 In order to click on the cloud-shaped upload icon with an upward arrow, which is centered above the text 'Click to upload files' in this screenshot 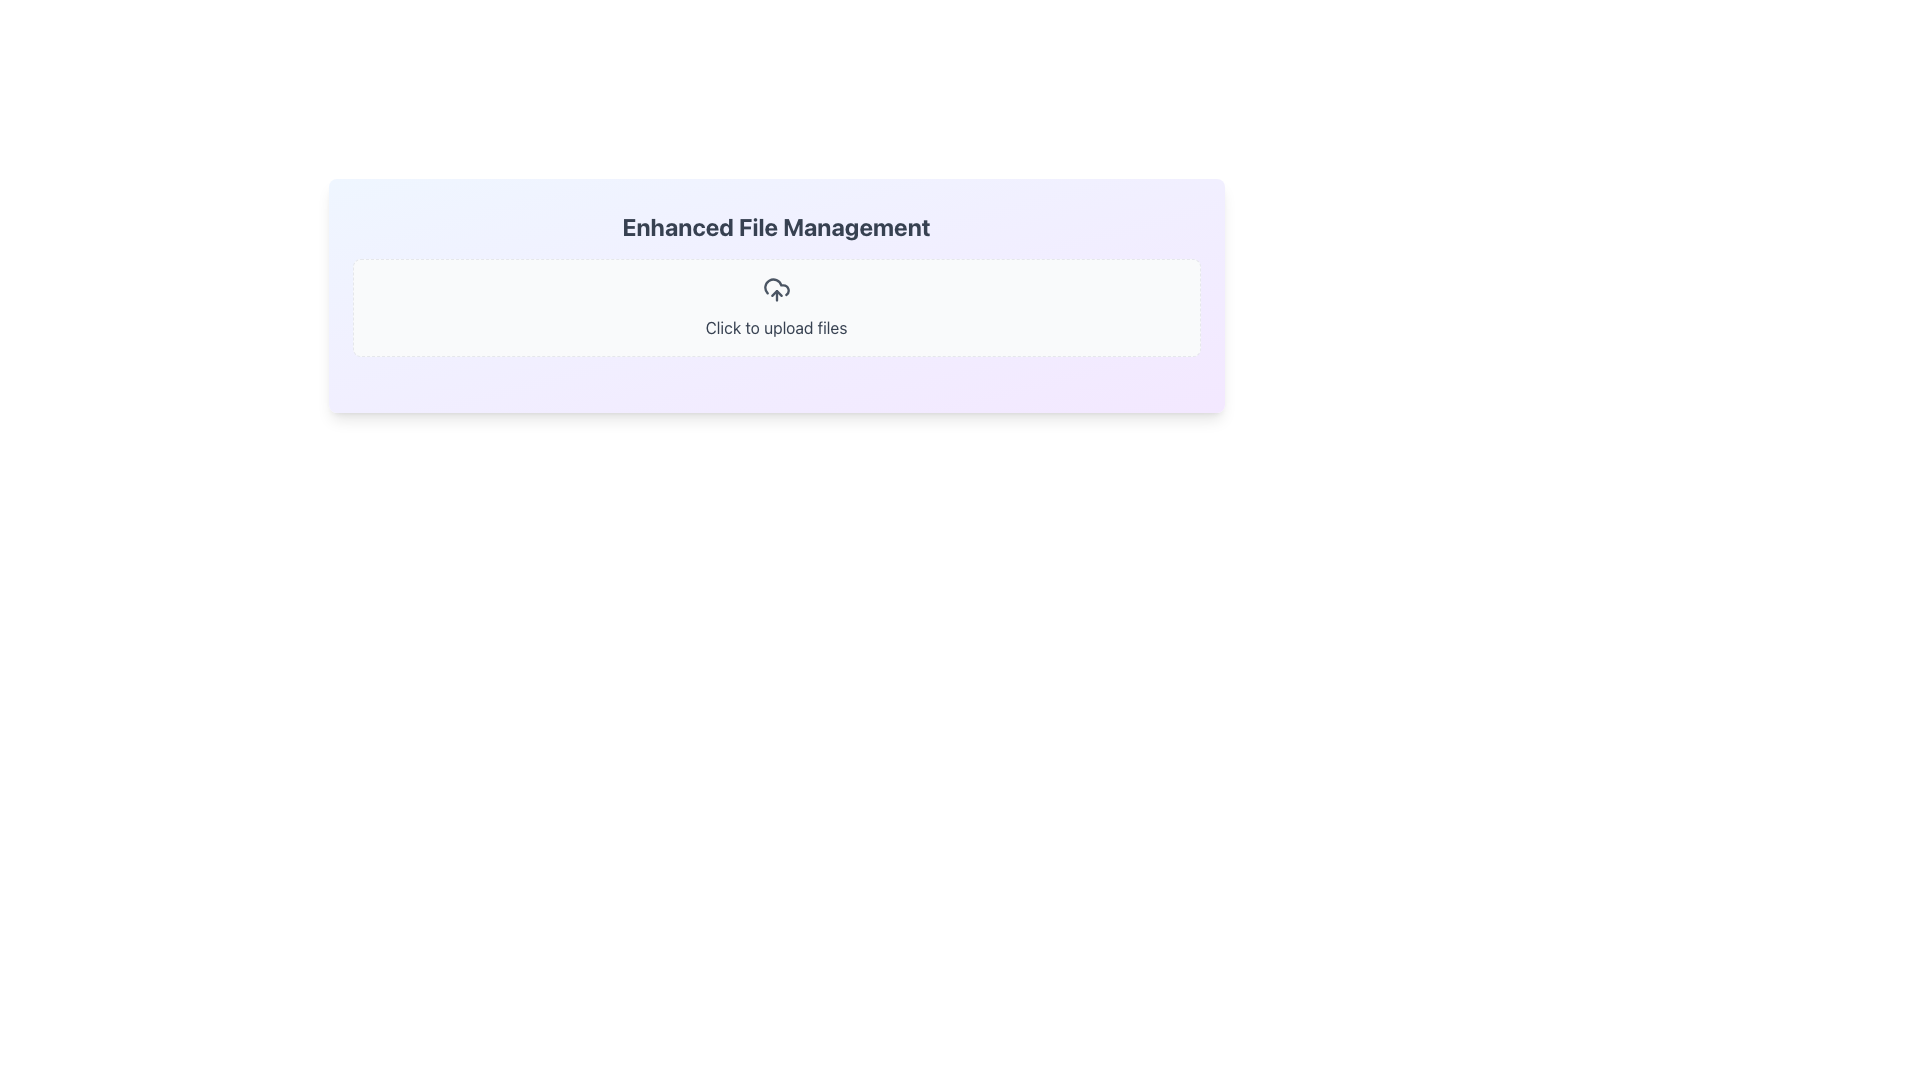, I will do `click(775, 289)`.